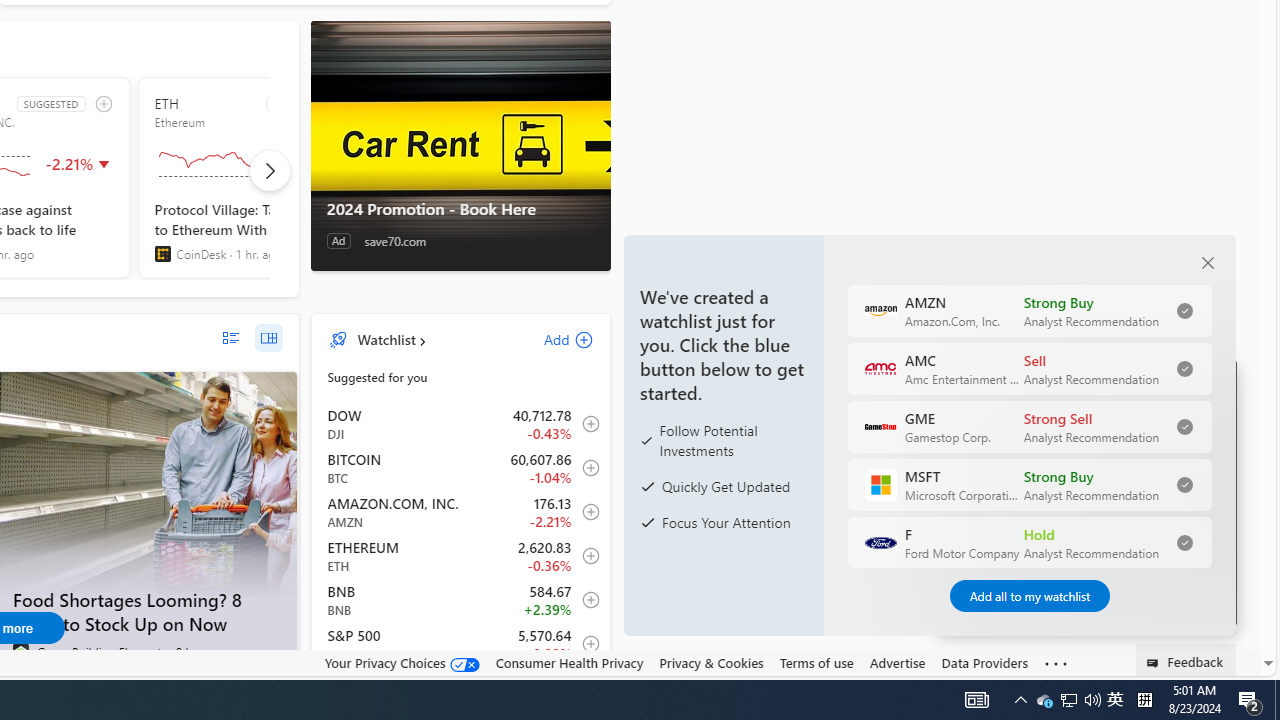 Image resolution: width=1280 pixels, height=720 pixels. Describe the element at coordinates (400, 662) in the screenshot. I see `'Your Privacy Choices'` at that location.